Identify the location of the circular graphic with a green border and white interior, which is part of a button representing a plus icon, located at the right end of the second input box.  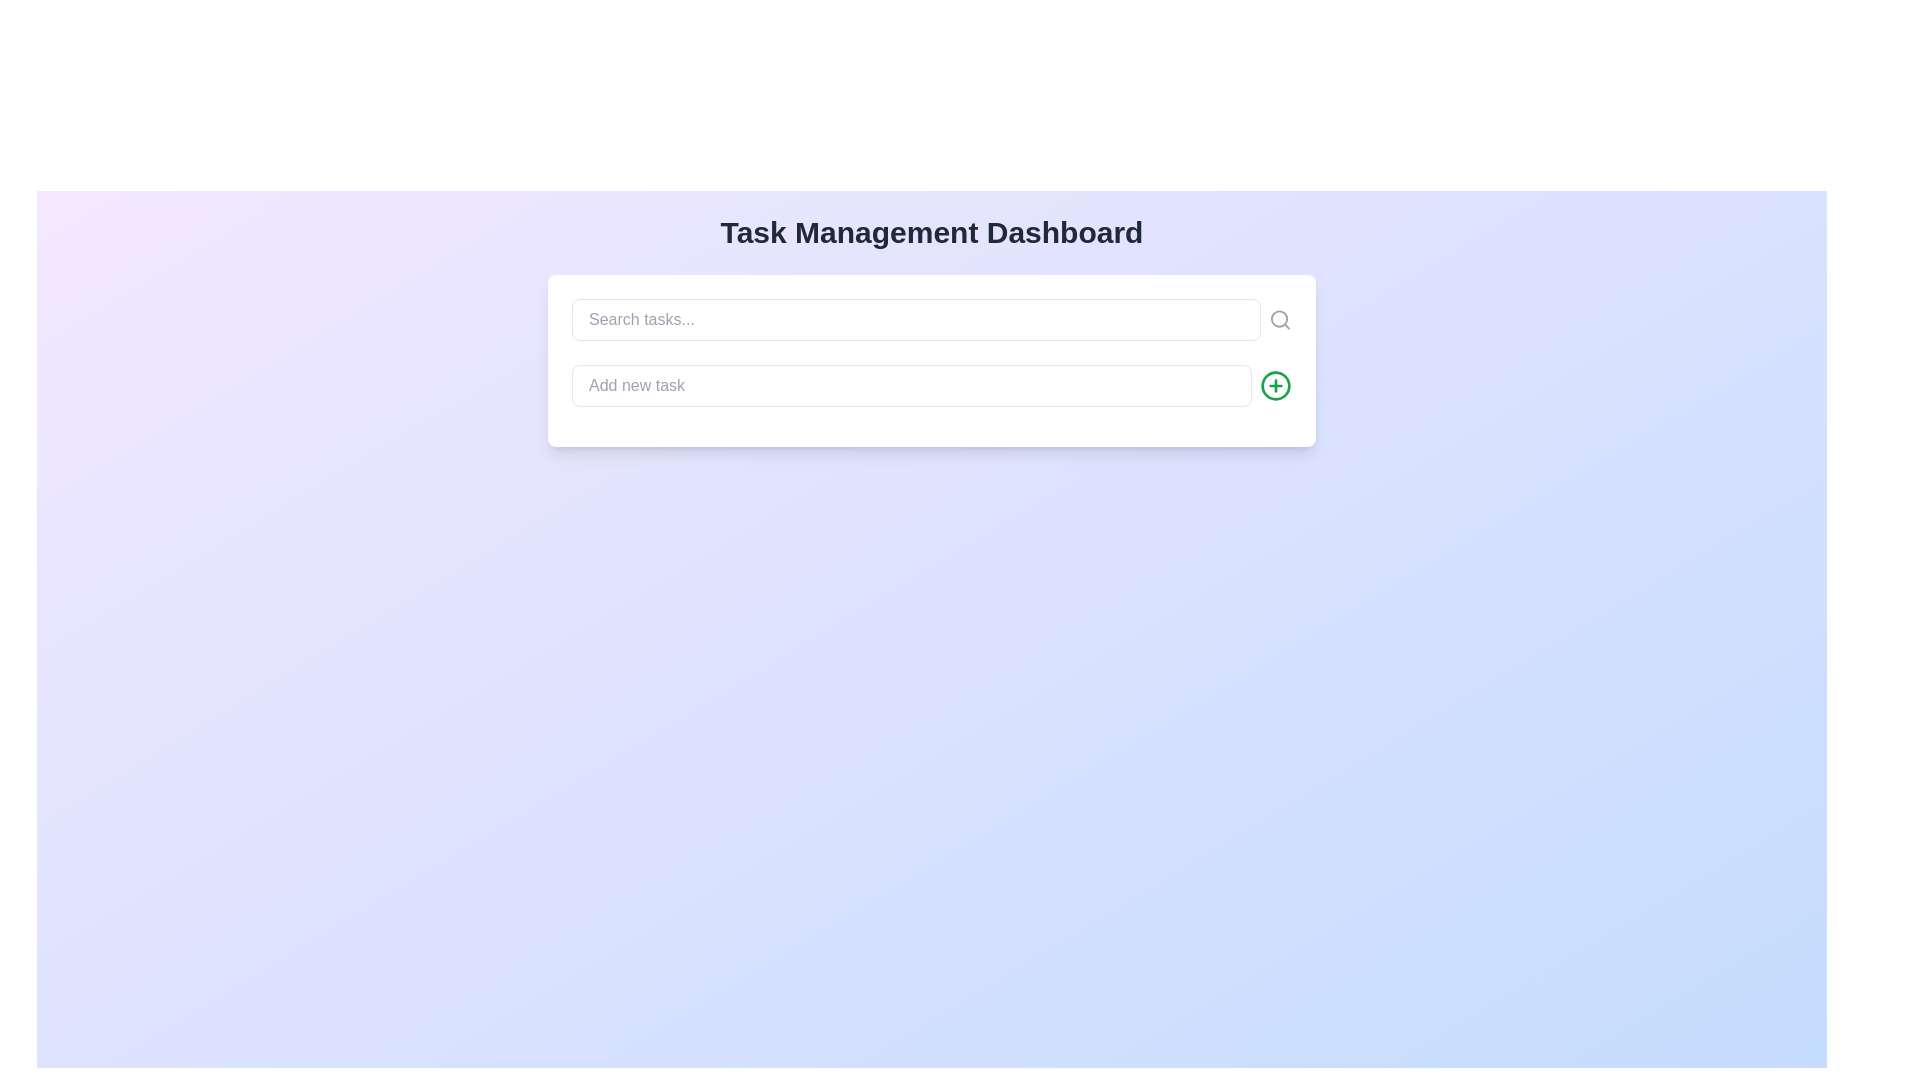
(1275, 385).